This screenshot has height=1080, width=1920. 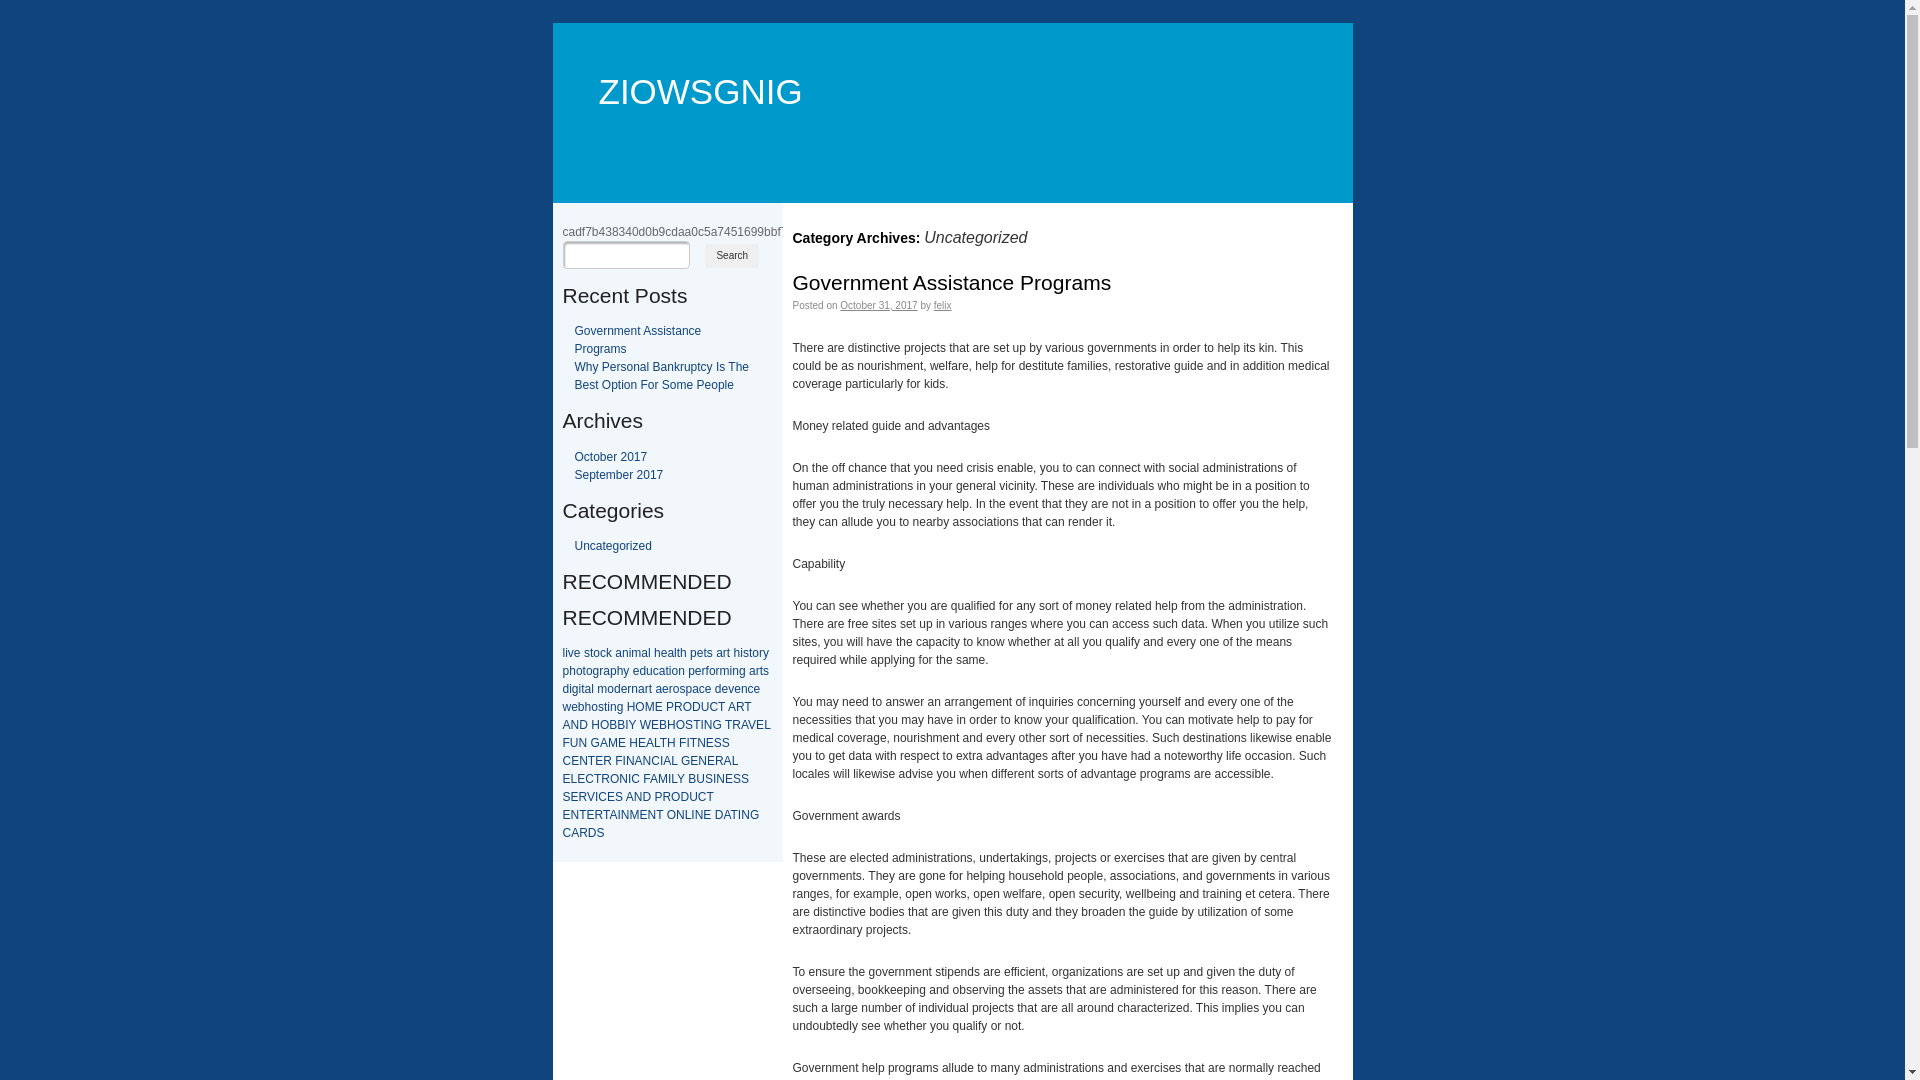 I want to click on 'n', so click(x=612, y=705).